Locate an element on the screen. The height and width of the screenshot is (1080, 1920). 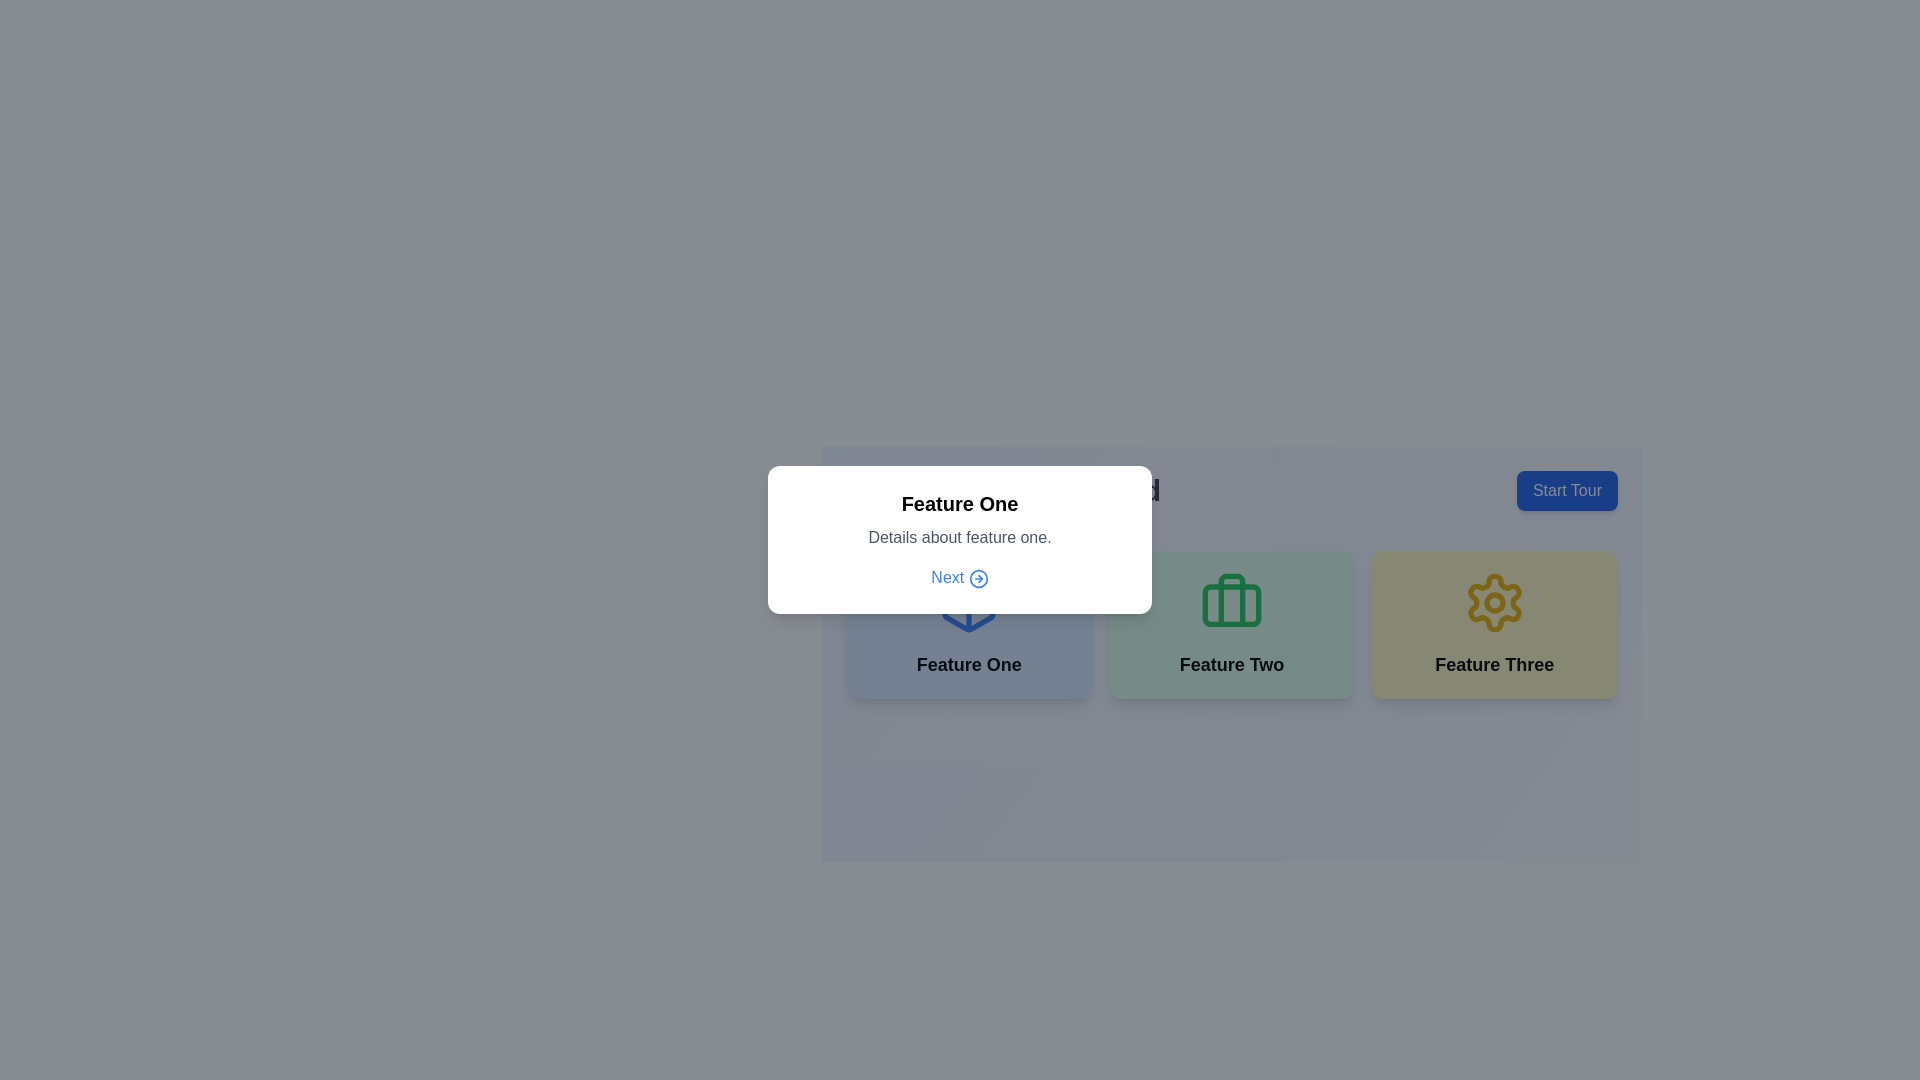
the context of the icon representing 'Feature Two', which is centrally located above the card title in the middle of a row of three feature cards is located at coordinates (1231, 601).